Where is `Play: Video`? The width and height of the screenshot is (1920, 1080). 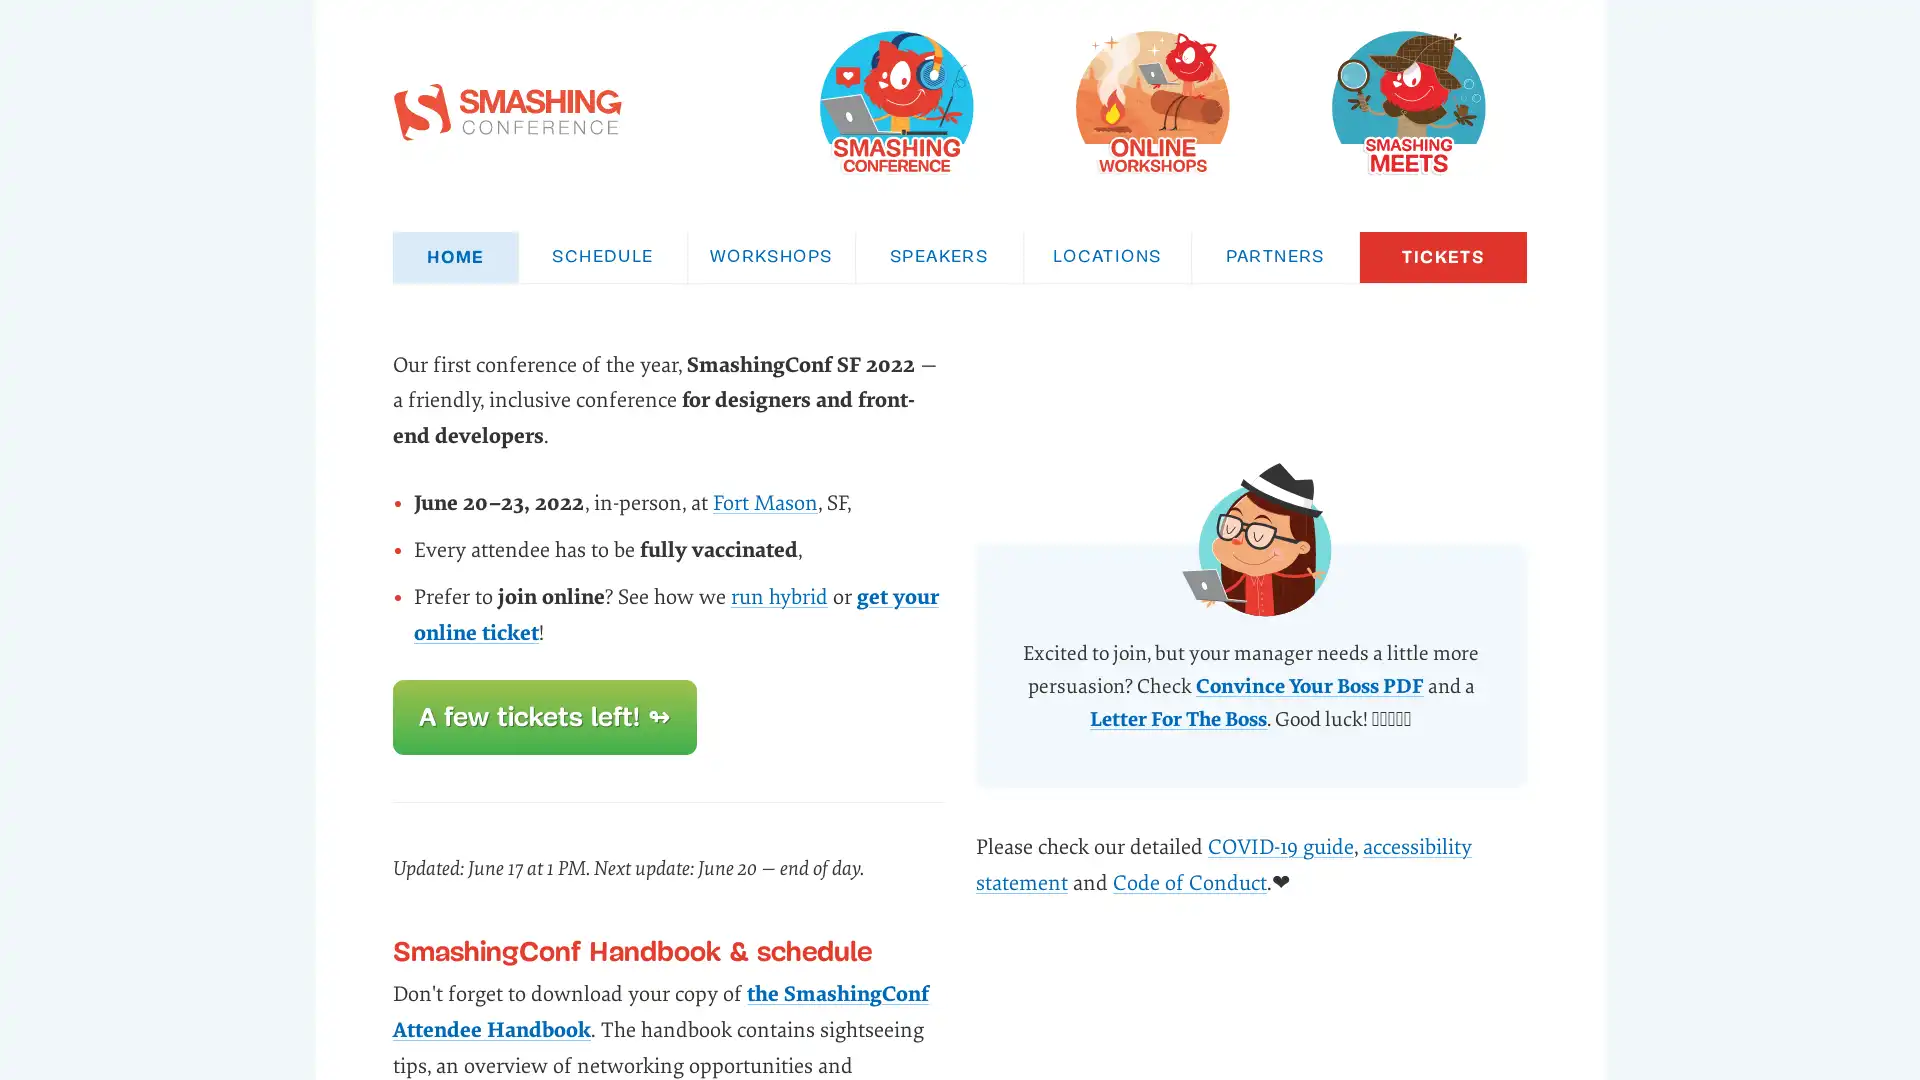
Play: Video is located at coordinates (1250, 546).